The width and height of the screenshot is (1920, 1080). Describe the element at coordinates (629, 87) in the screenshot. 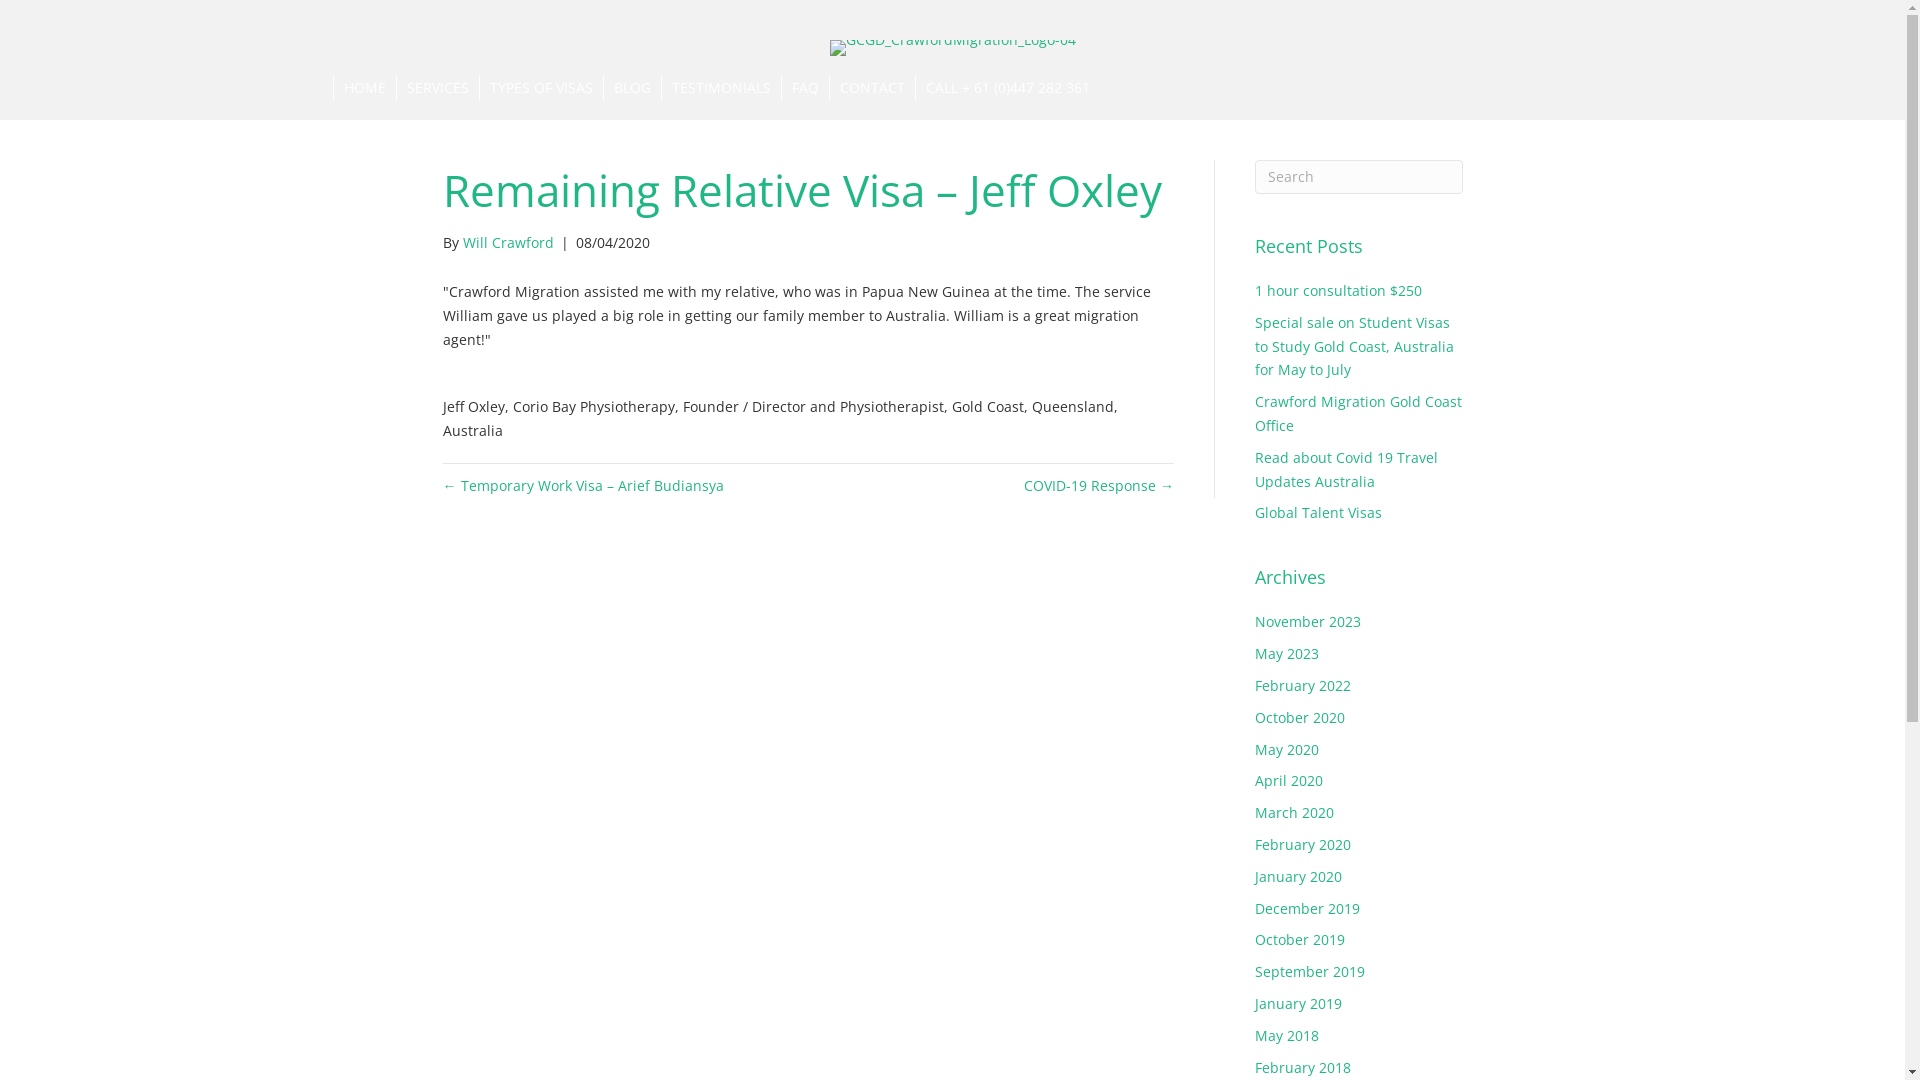

I see `'BLOG'` at that location.